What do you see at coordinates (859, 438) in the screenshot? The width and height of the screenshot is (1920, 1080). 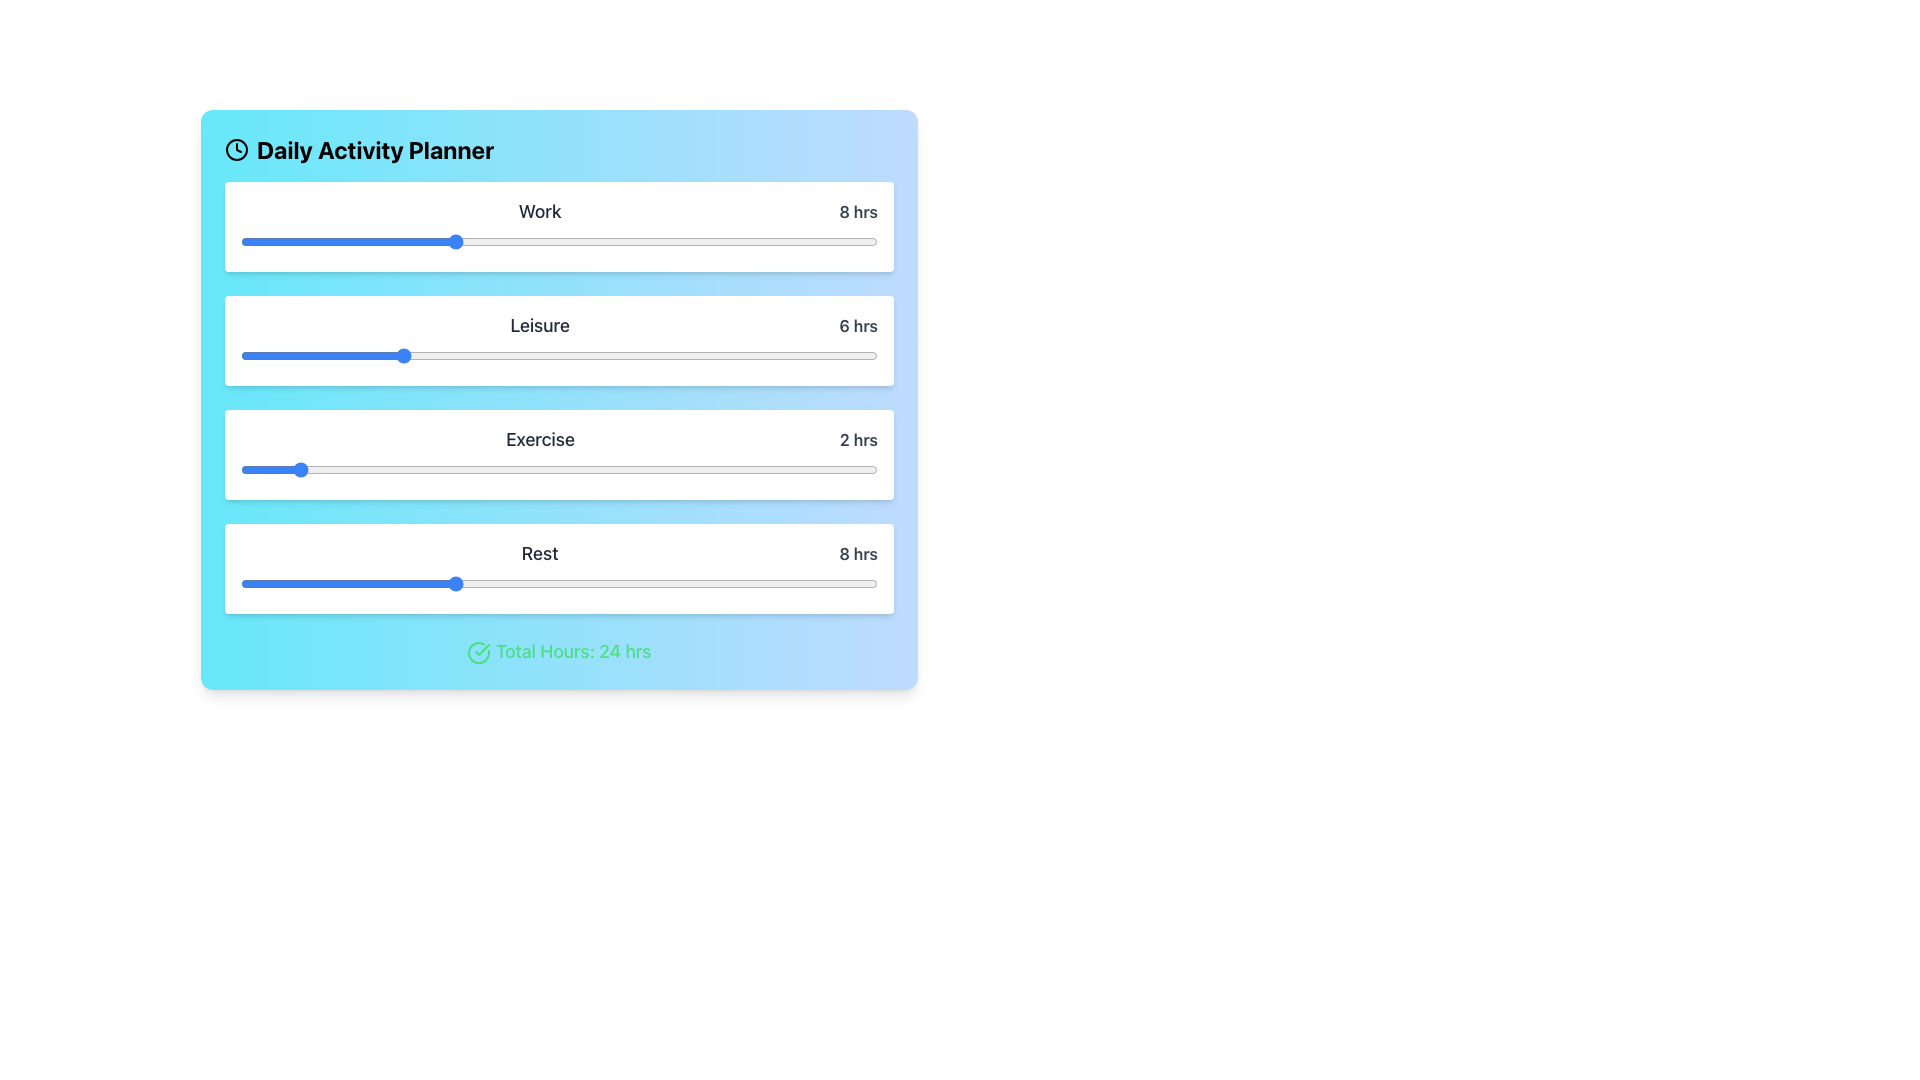 I see `the informational Text Label displaying the duration for 'Exercise' in the Daily Activity Planner interface` at bounding box center [859, 438].